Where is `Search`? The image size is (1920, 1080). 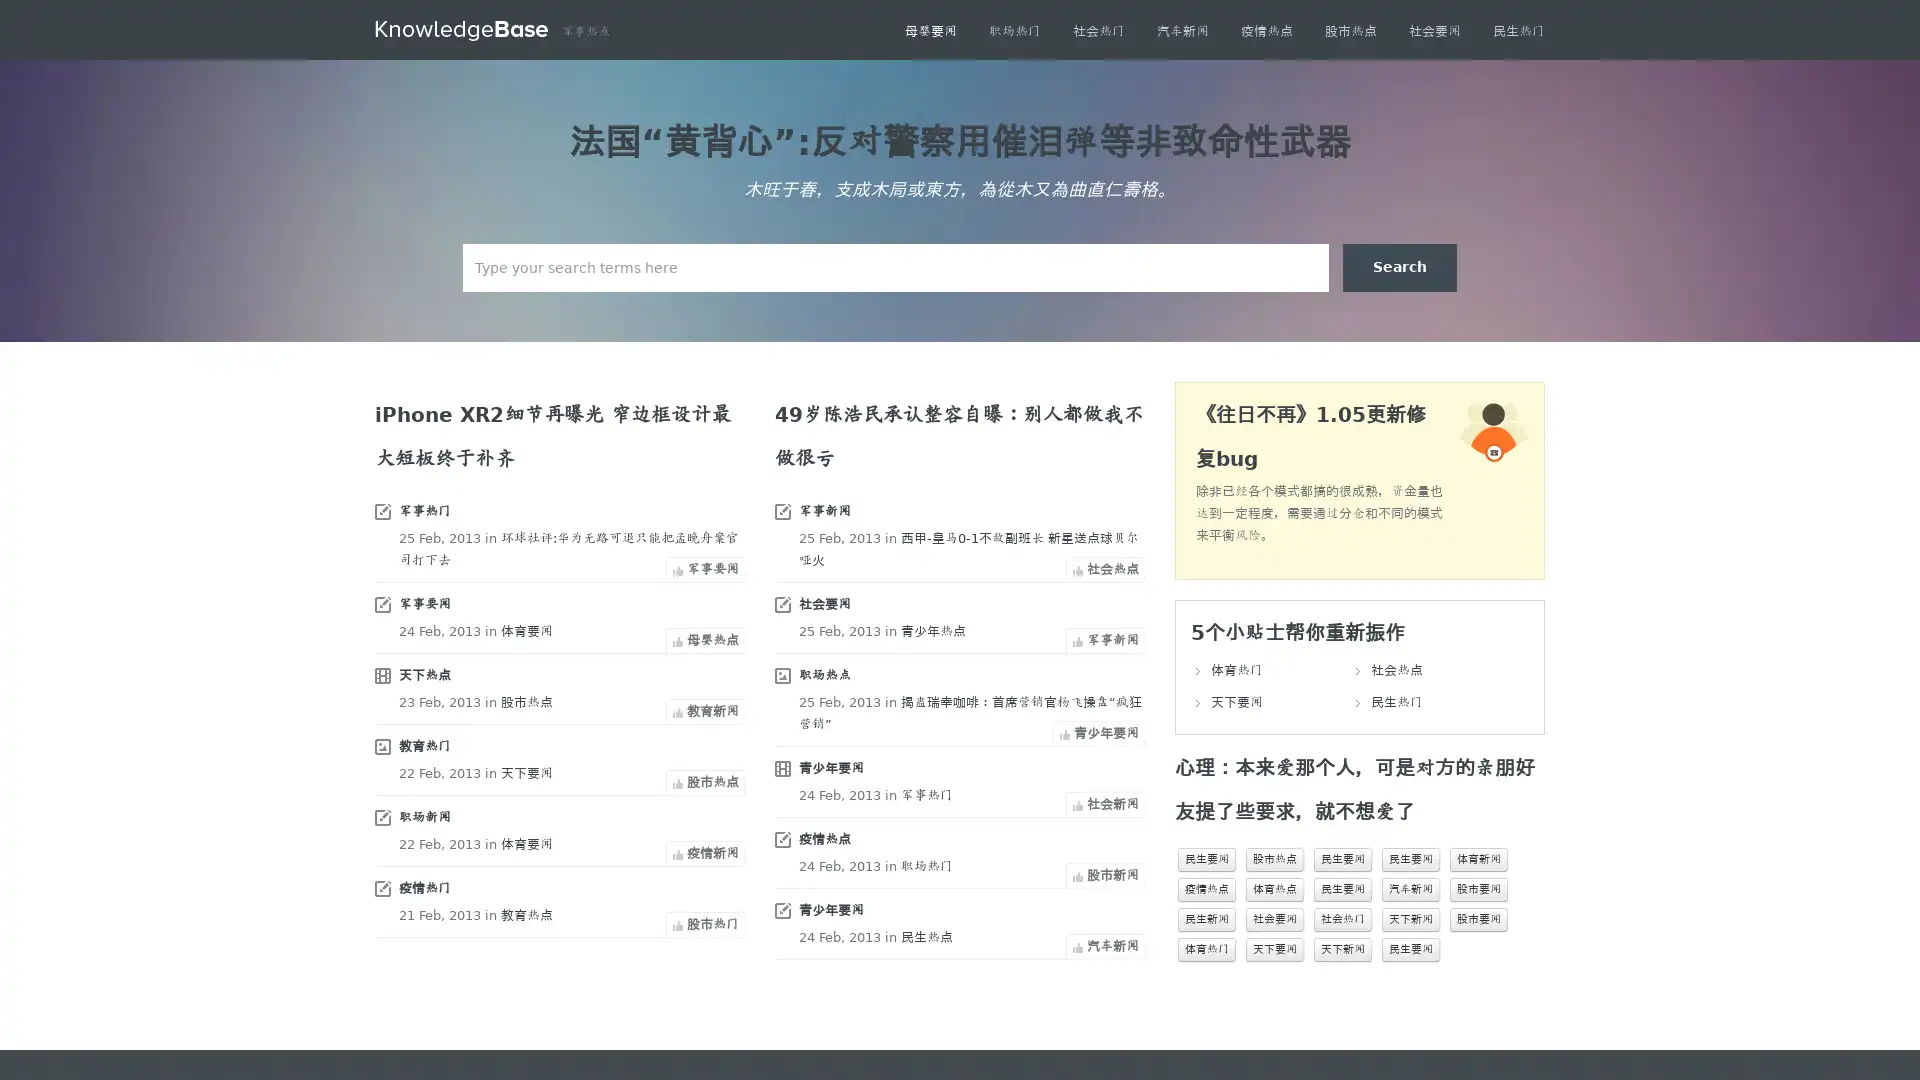 Search is located at coordinates (1399, 266).